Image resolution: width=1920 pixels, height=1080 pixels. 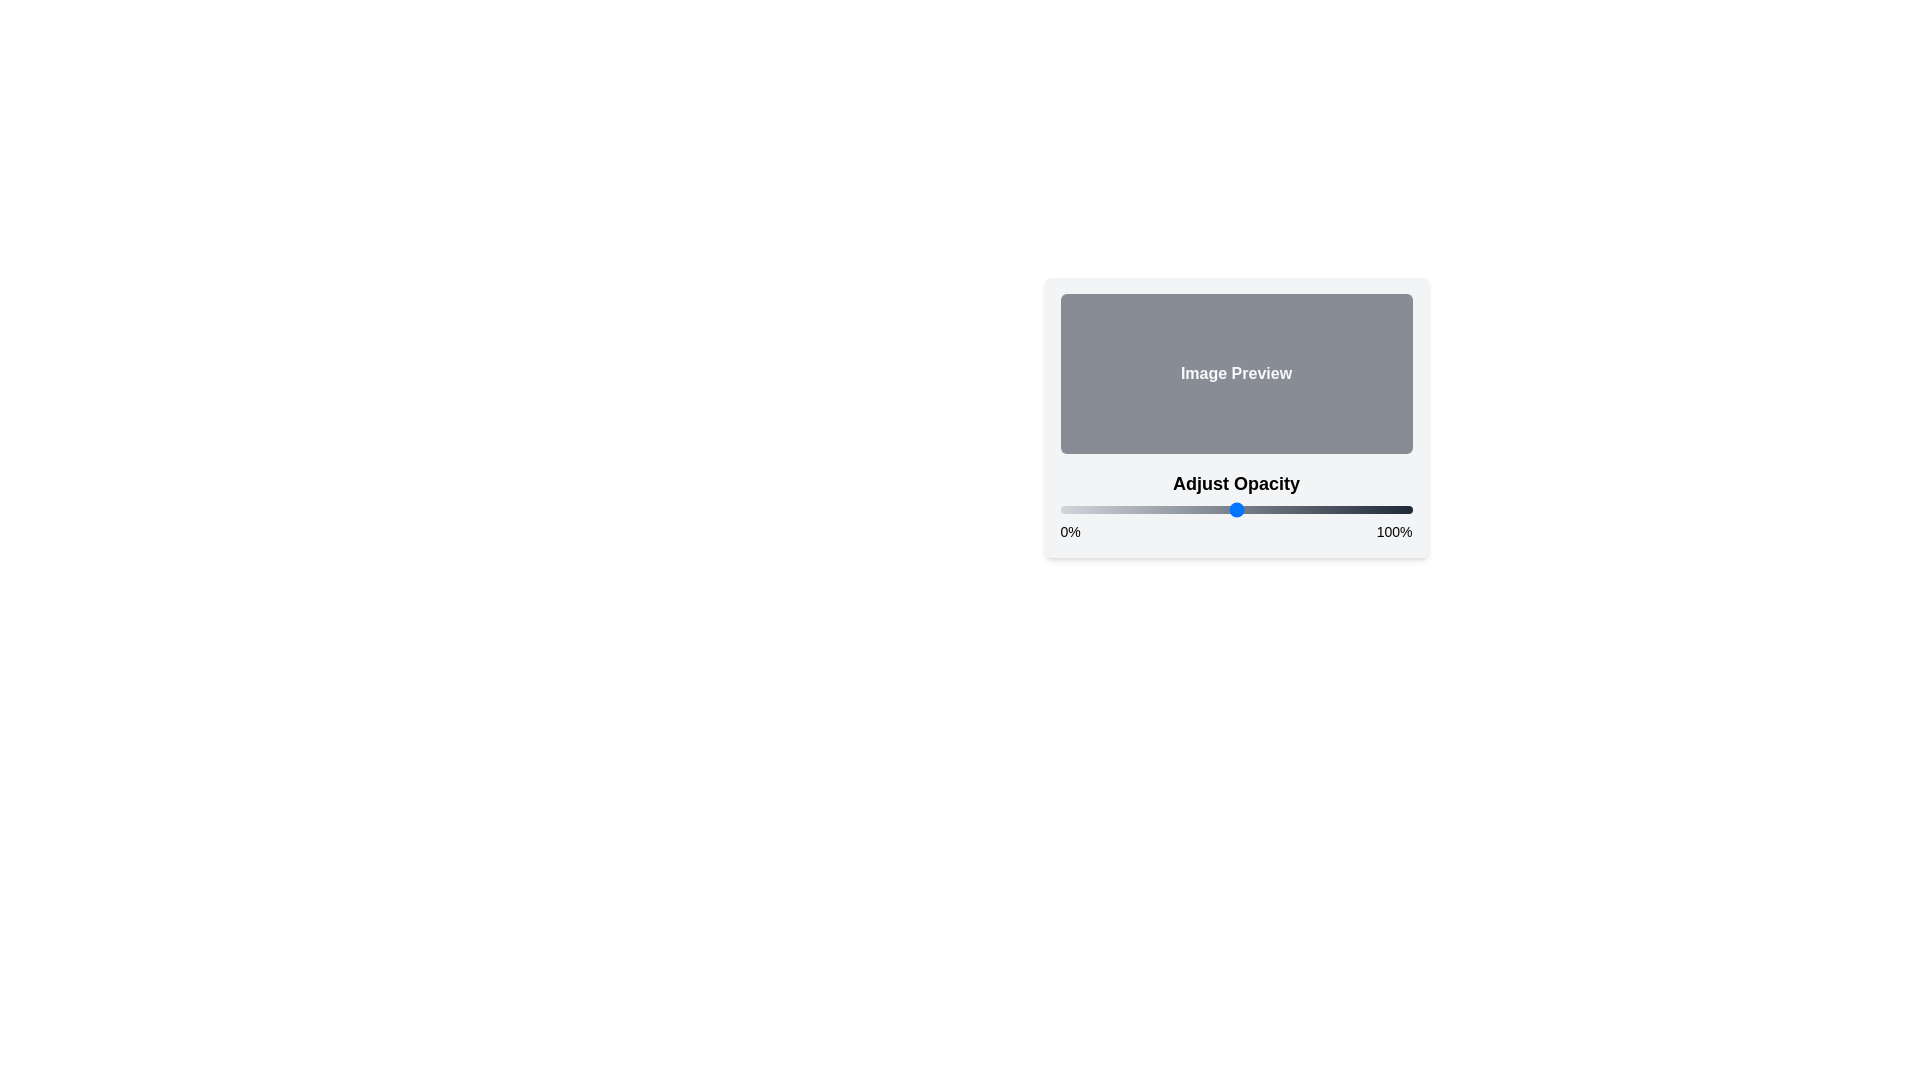 I want to click on the opacity, so click(x=1155, y=508).